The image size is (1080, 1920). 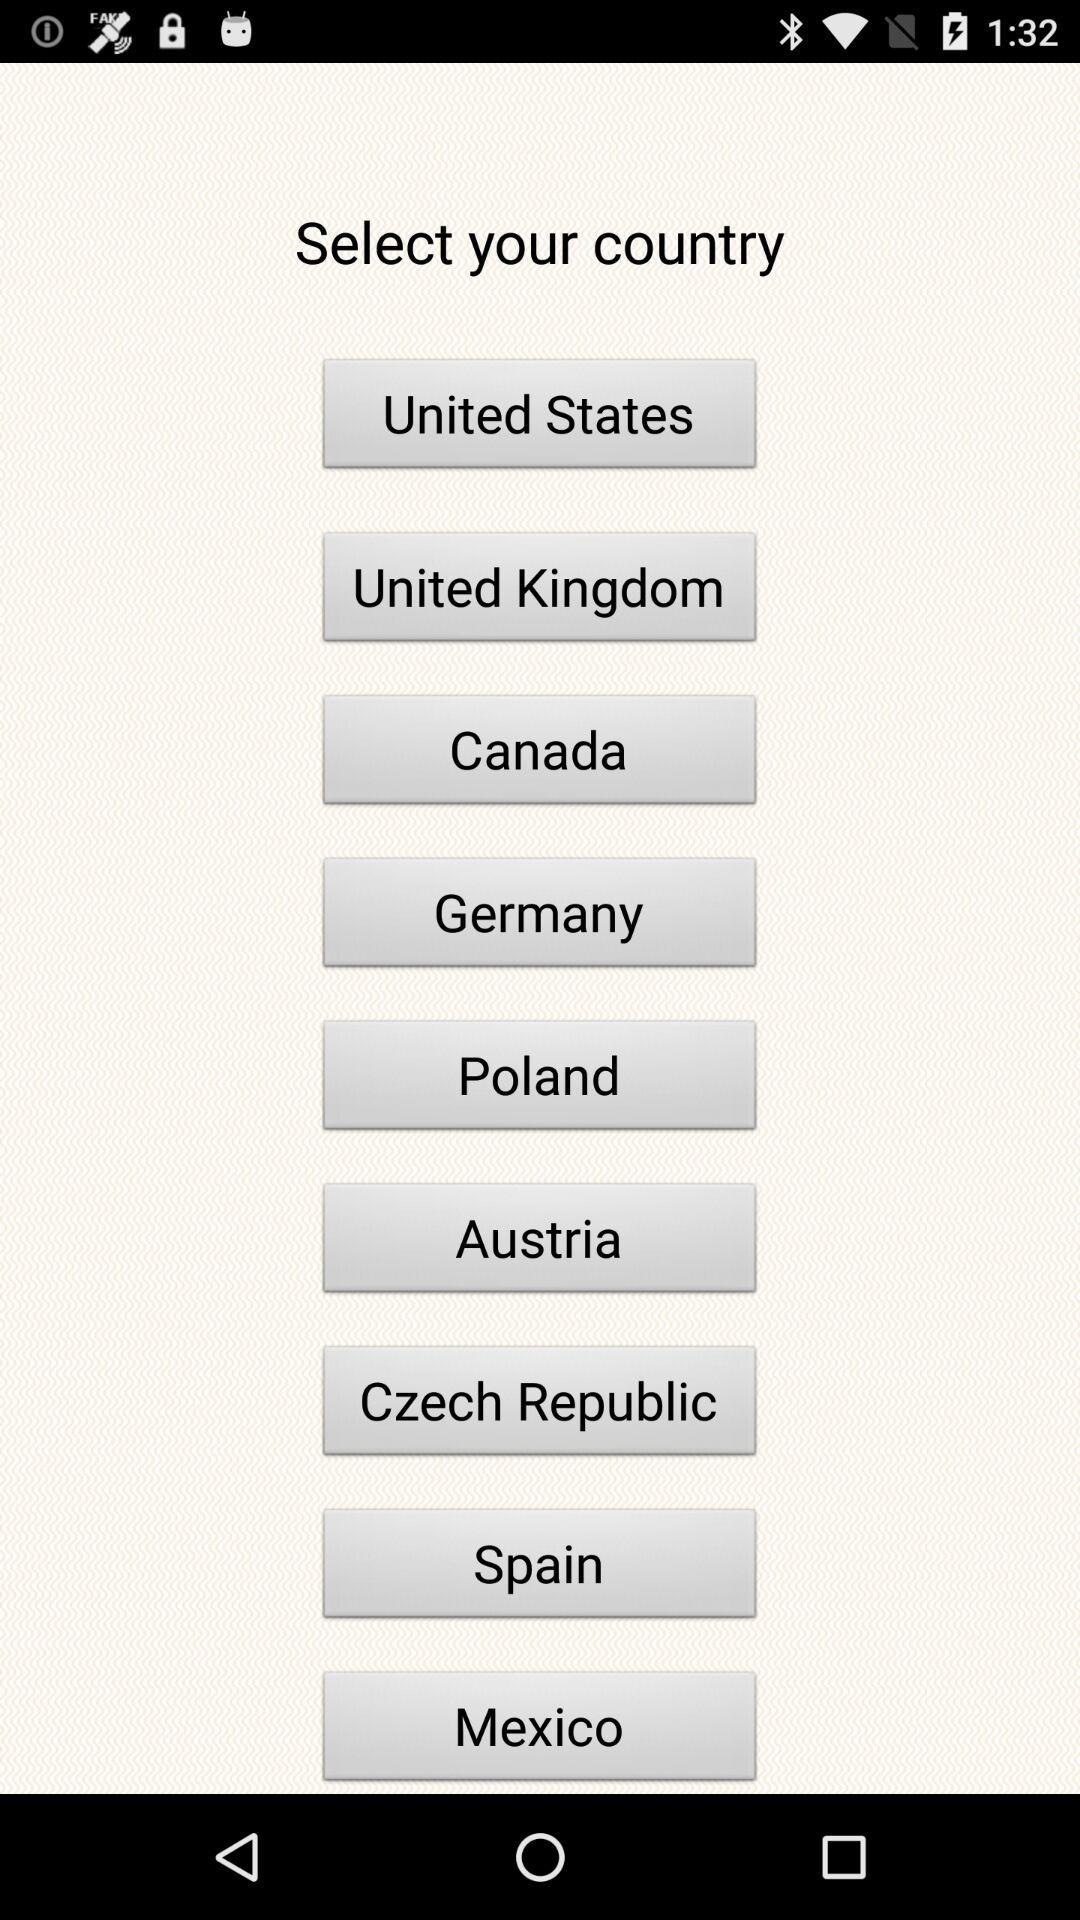 I want to click on czech republic item, so click(x=540, y=1405).